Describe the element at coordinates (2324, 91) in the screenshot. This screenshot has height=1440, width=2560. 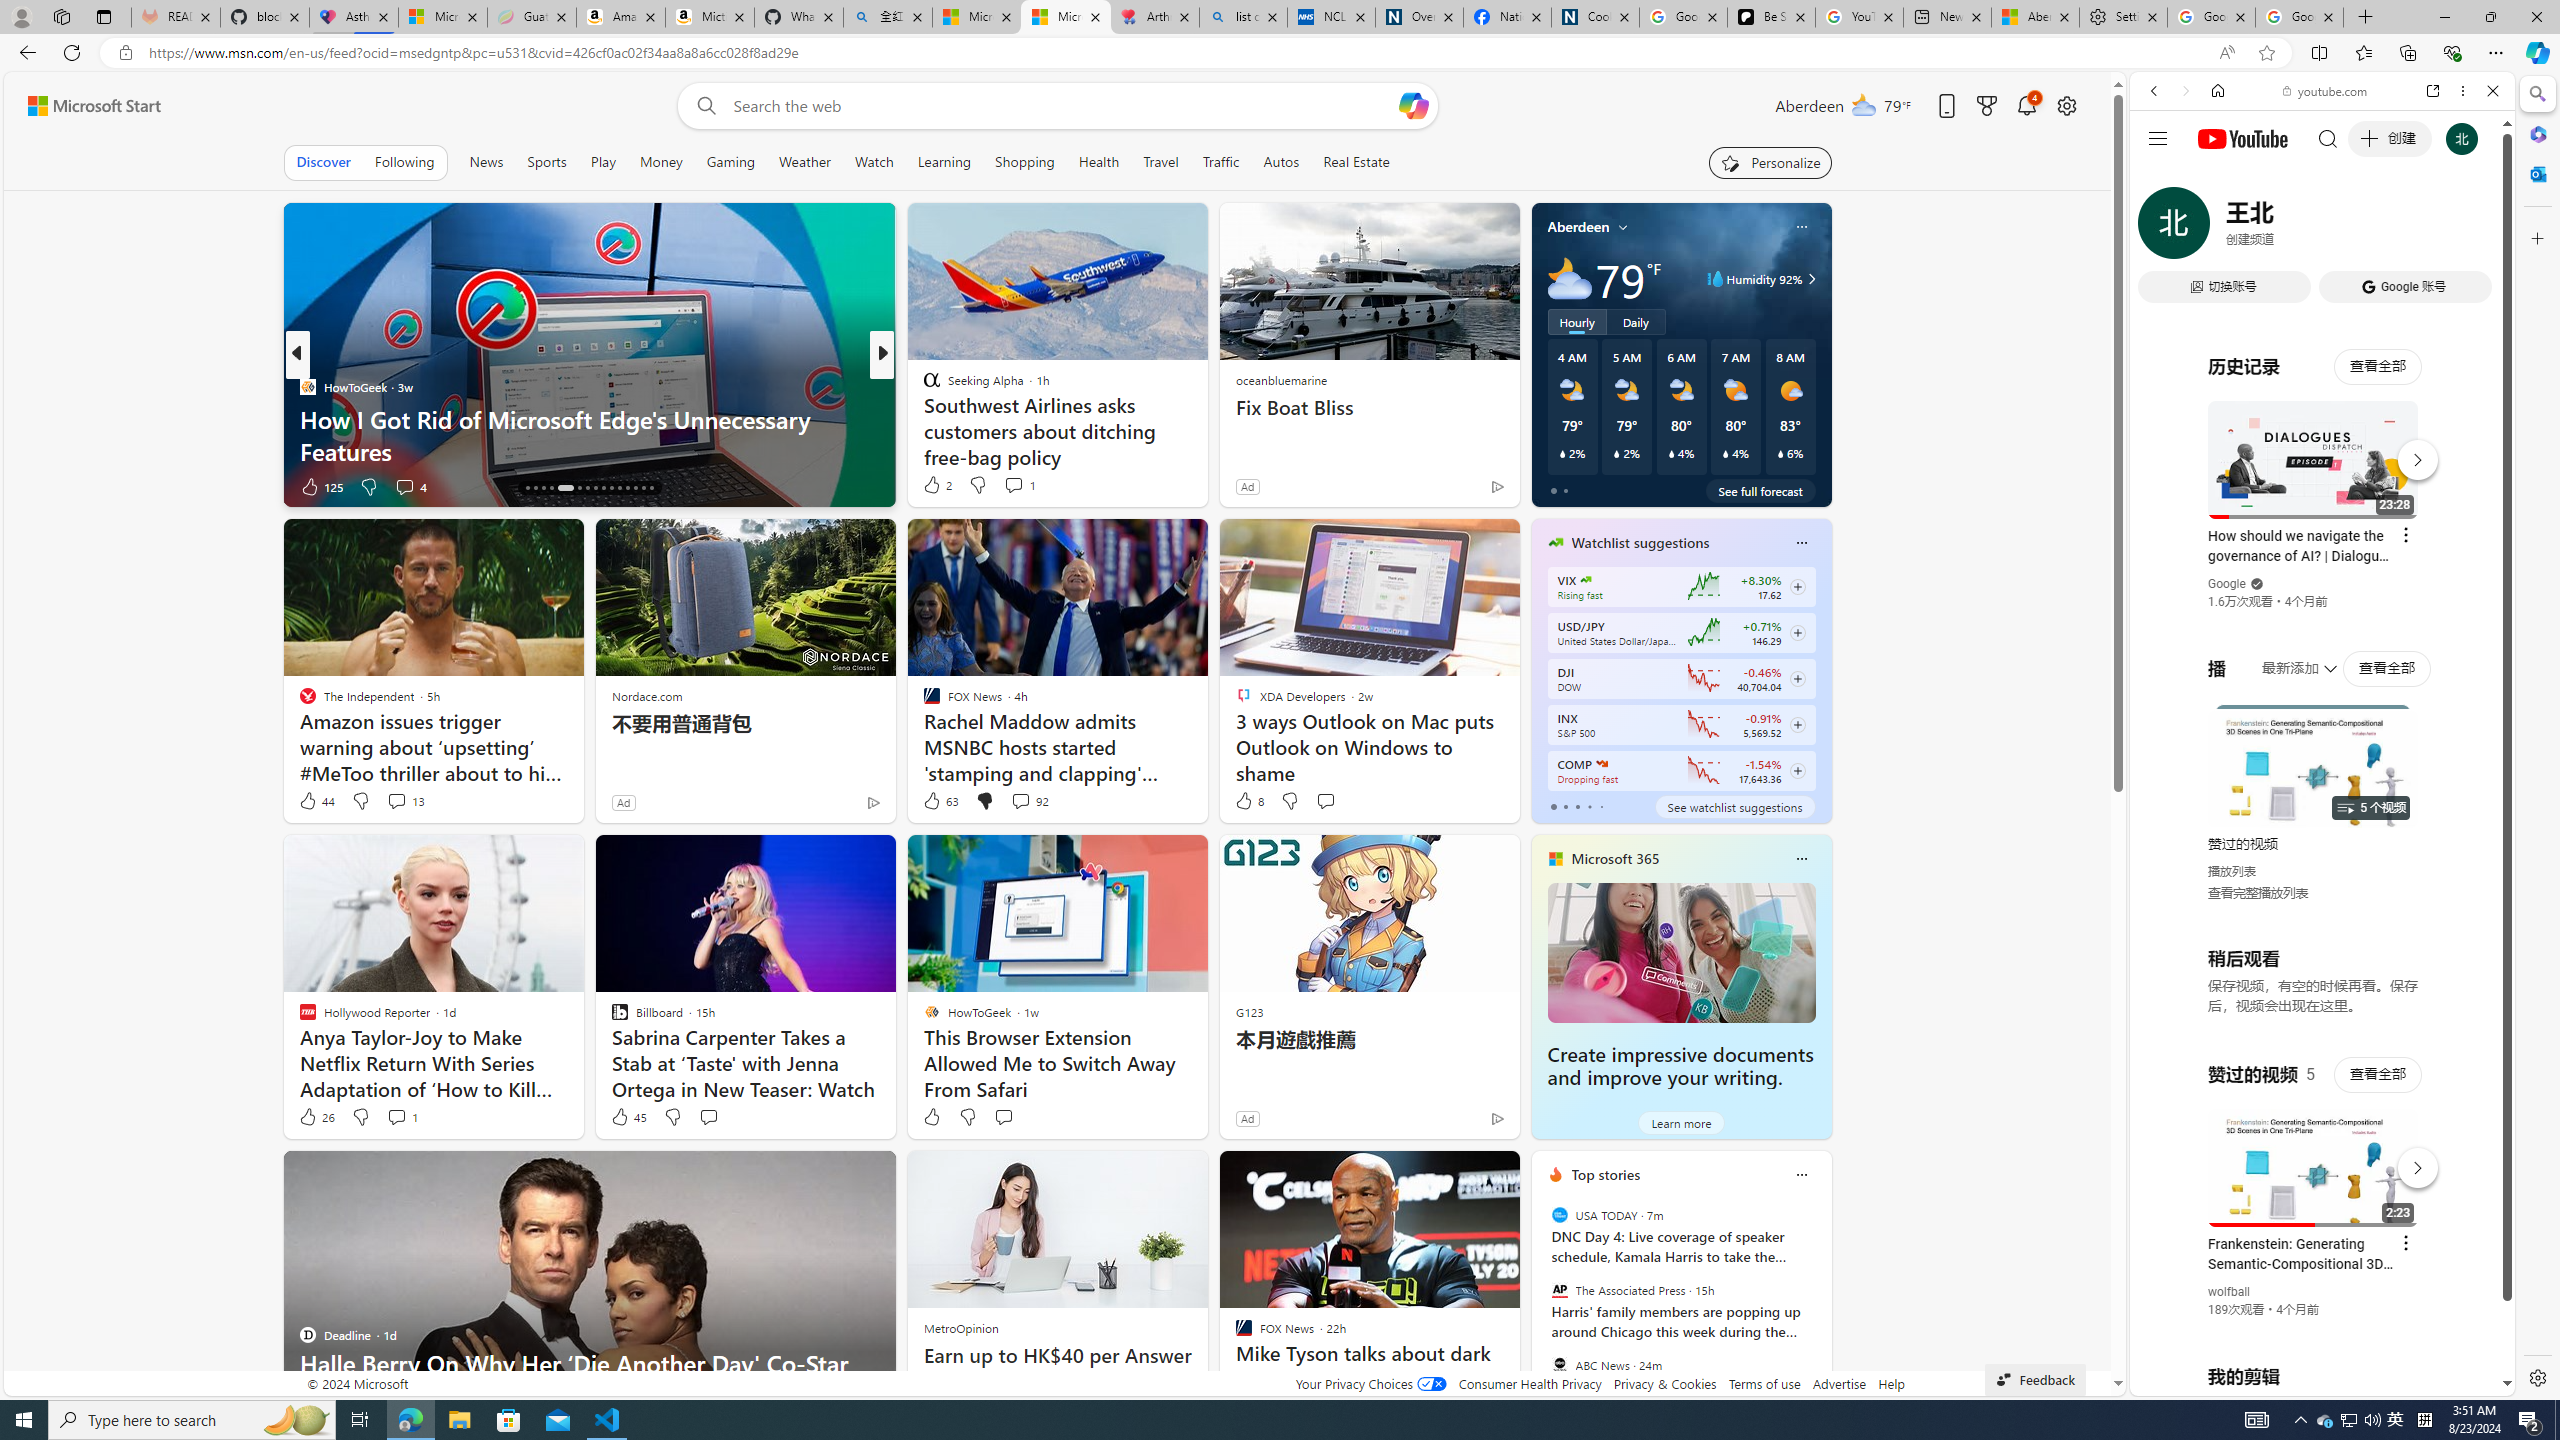
I see `'youtube.com'` at that location.